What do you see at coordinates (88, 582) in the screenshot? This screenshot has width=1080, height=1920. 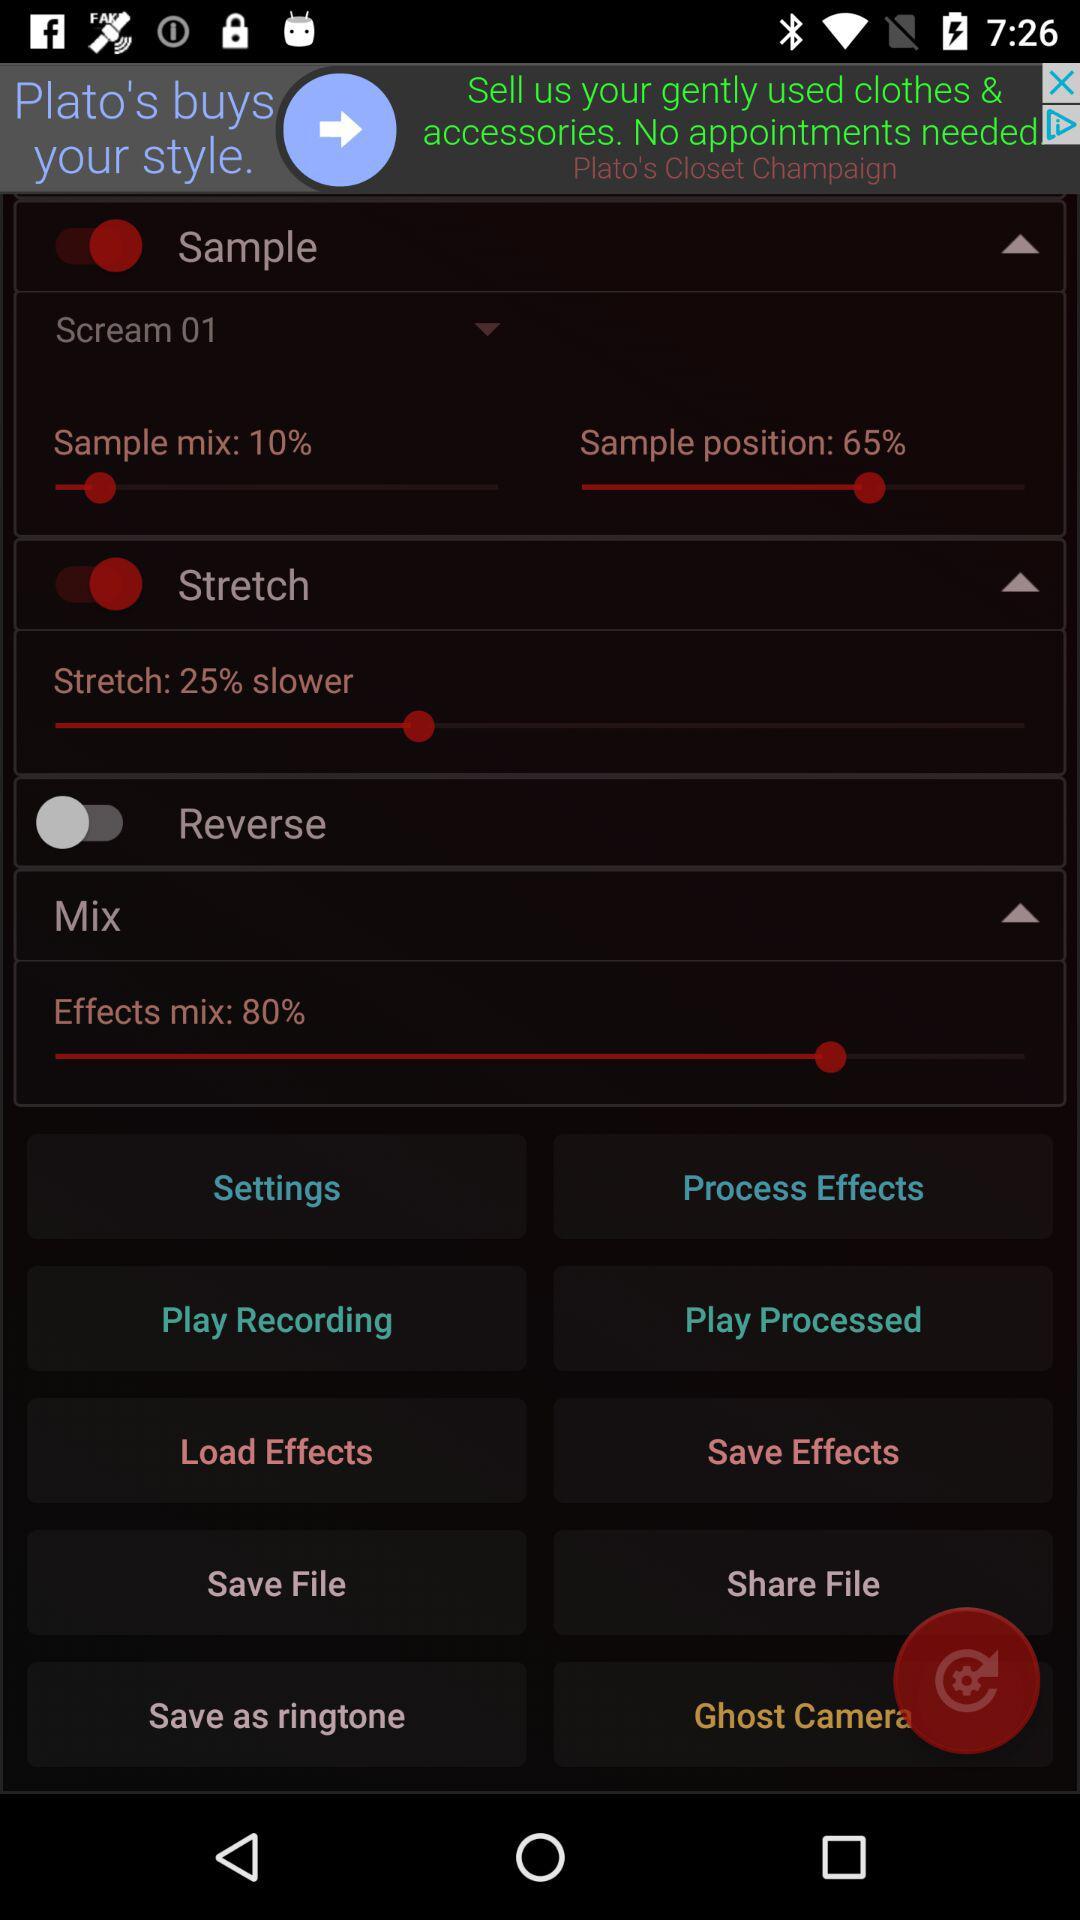 I see `stretch audio sample` at bounding box center [88, 582].